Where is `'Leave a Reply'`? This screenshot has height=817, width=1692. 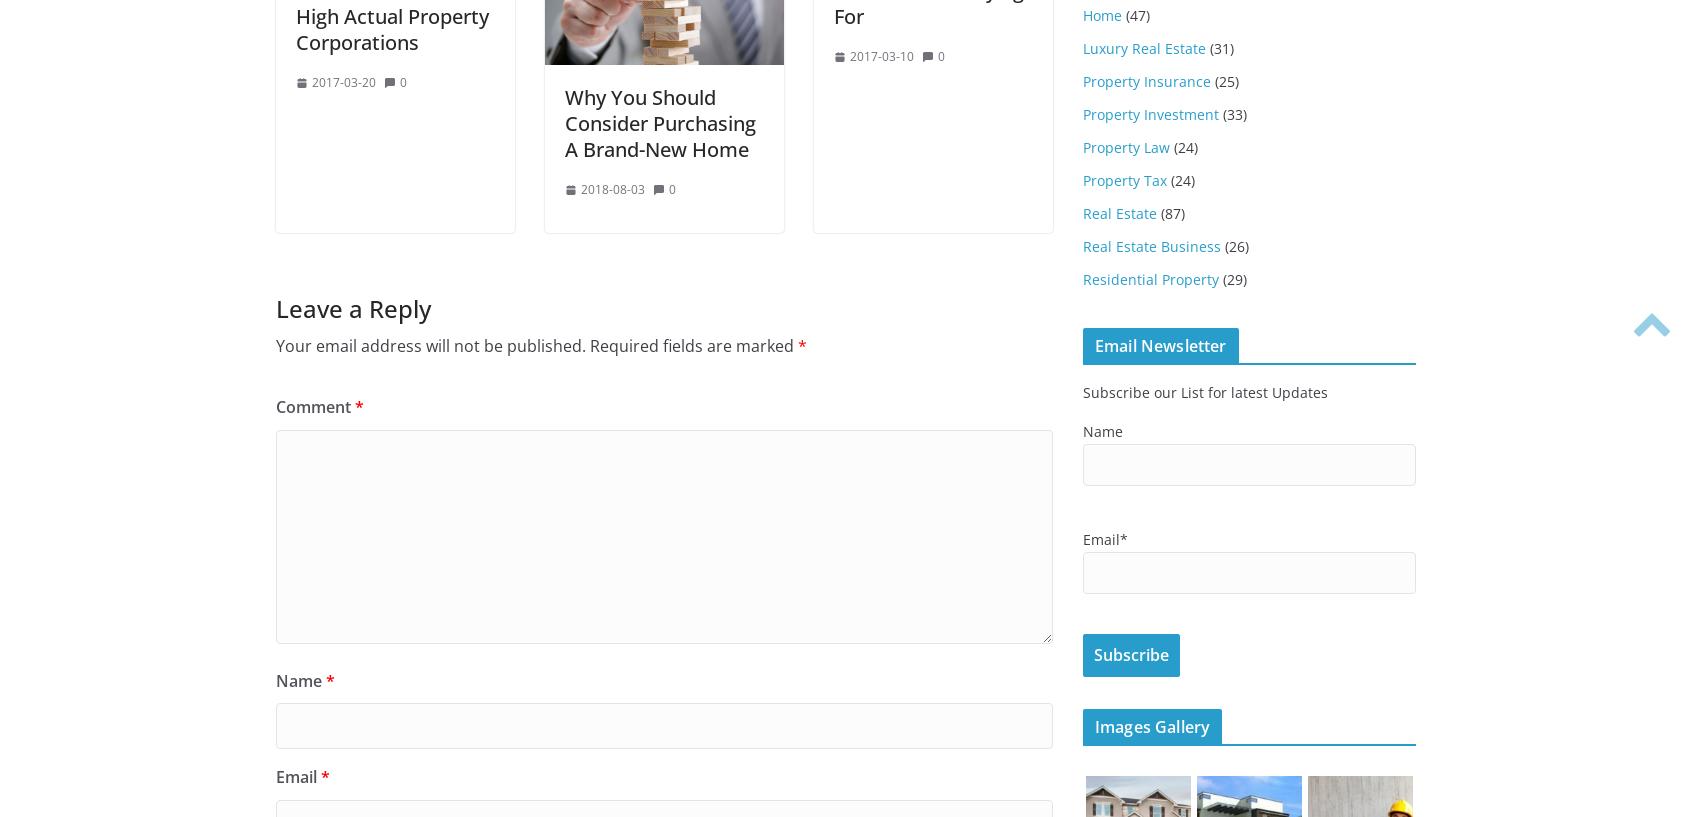 'Leave a Reply' is located at coordinates (275, 308).